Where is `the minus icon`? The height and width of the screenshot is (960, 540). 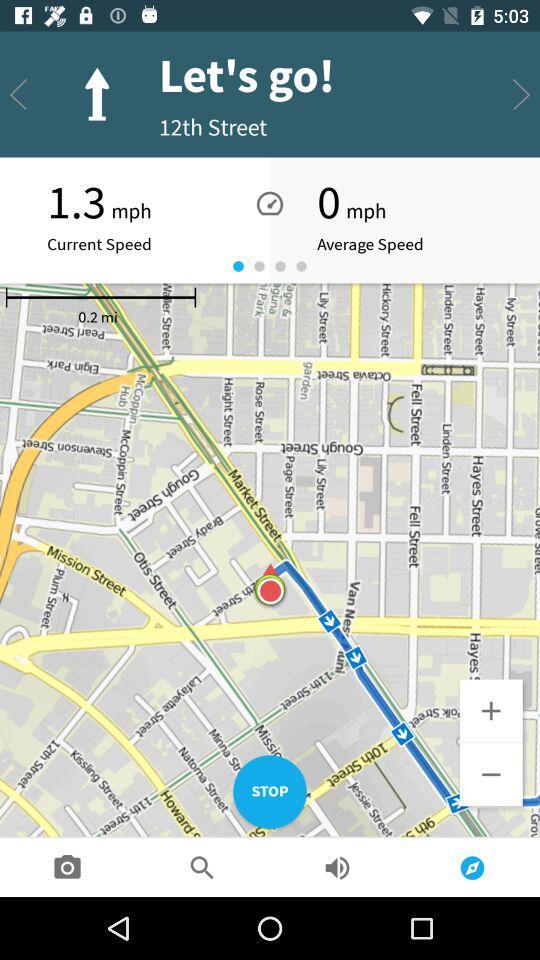
the minus icon is located at coordinates (490, 773).